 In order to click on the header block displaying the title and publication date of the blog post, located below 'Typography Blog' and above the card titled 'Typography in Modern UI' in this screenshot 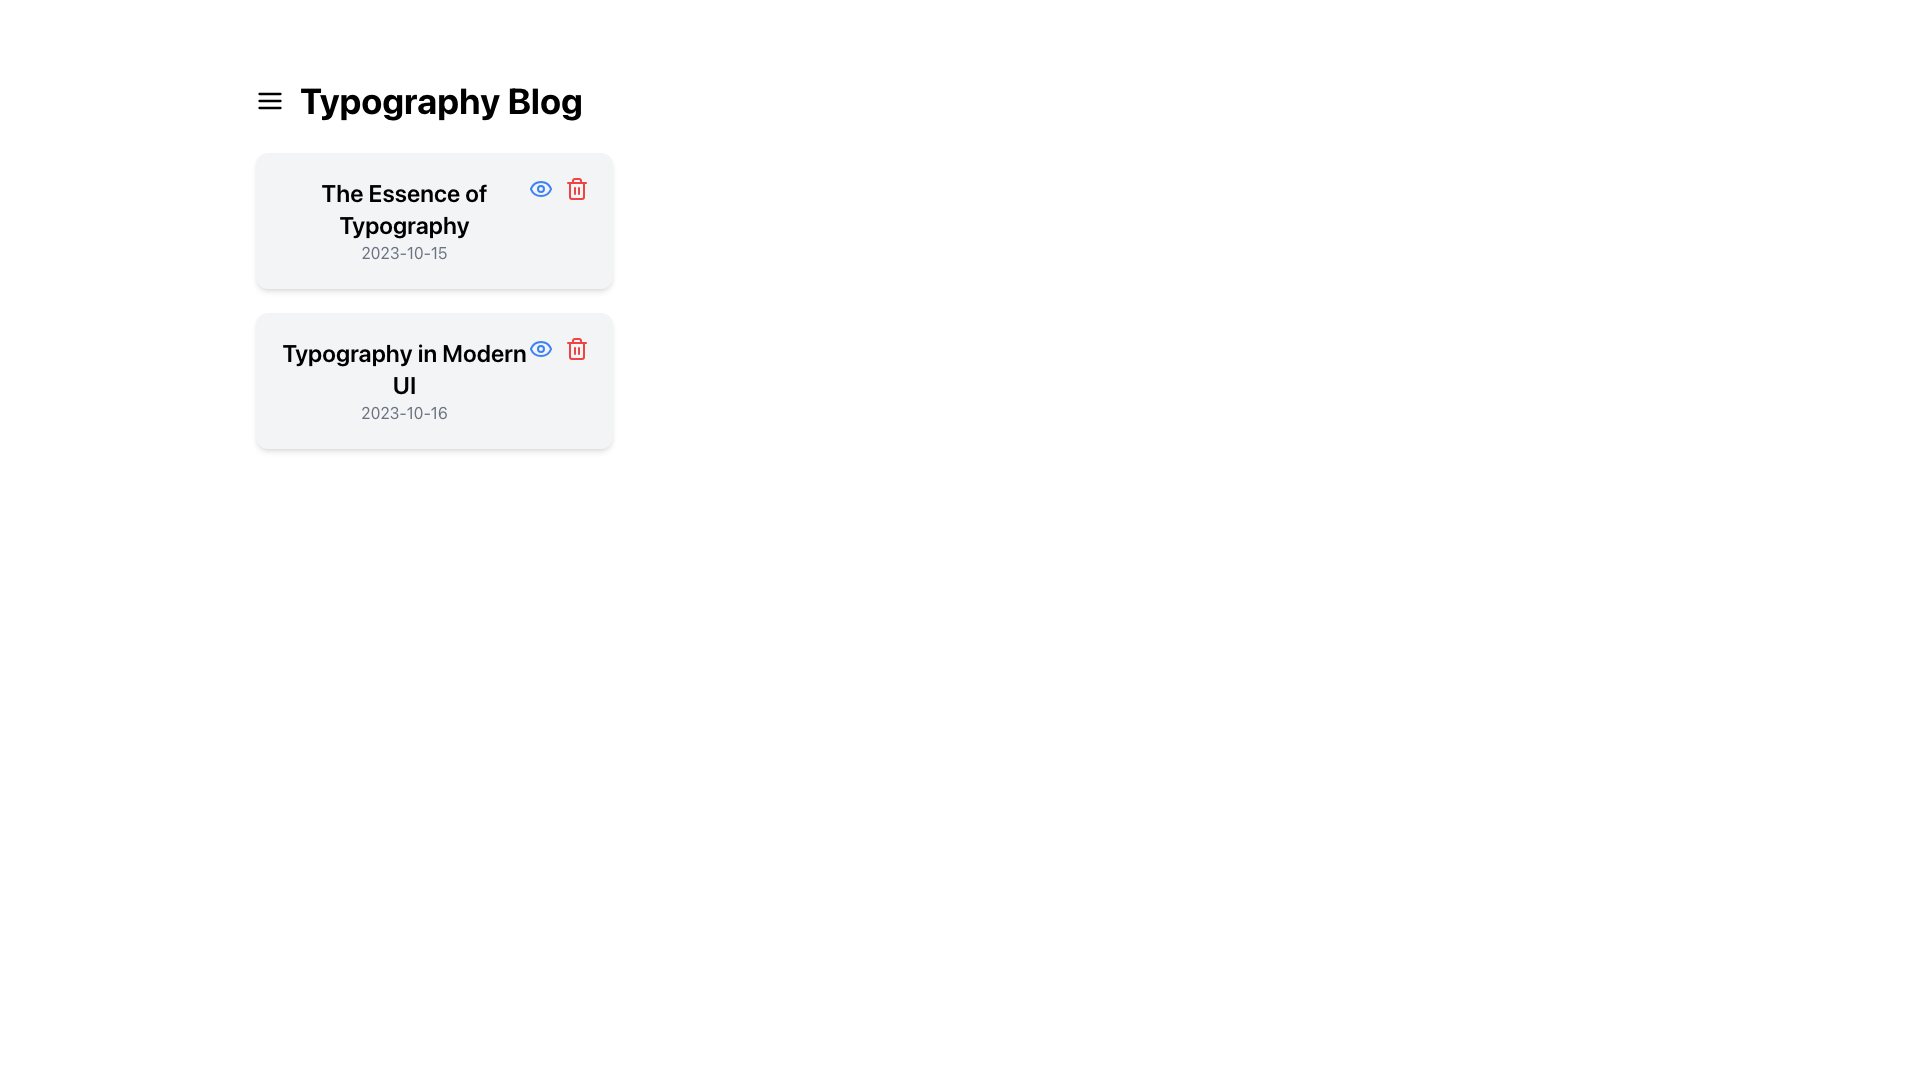, I will do `click(433, 220)`.